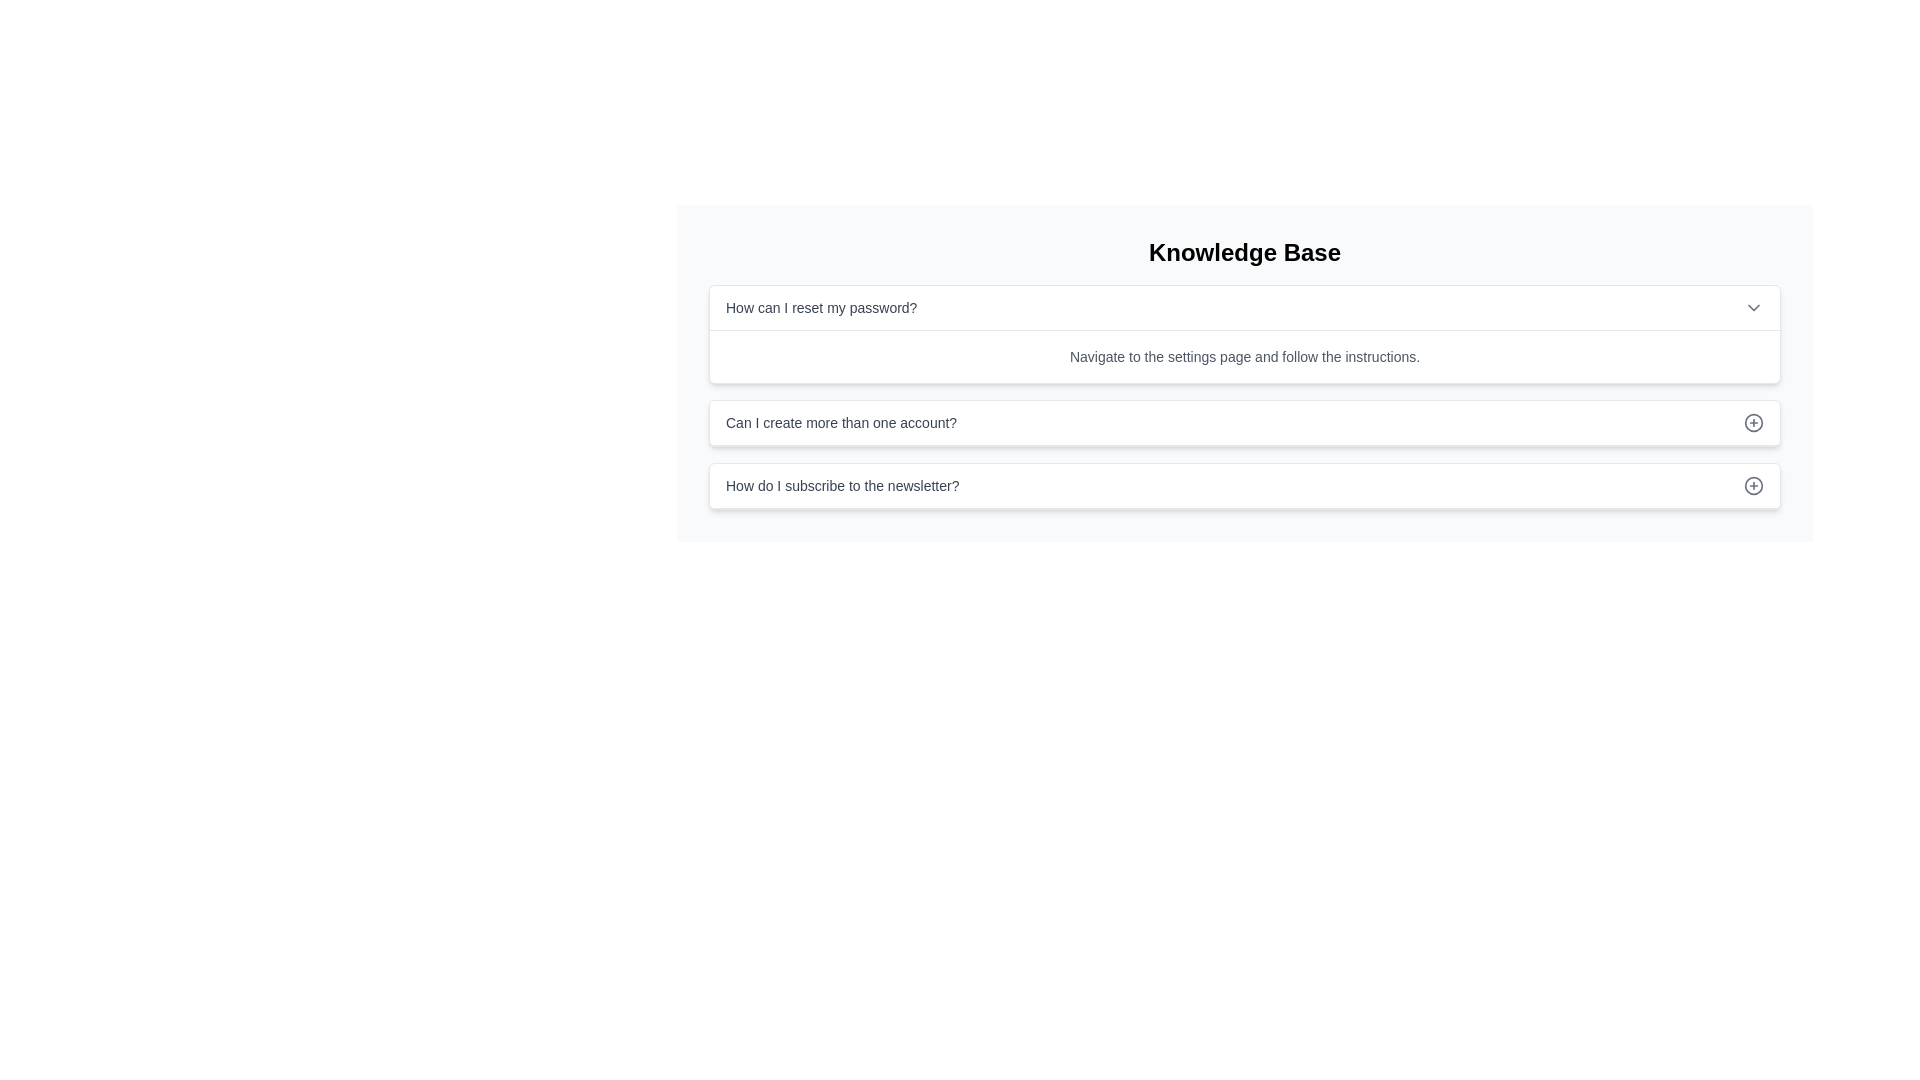 The width and height of the screenshot is (1920, 1080). Describe the element at coordinates (1752, 422) in the screenshot. I see `the circular ring component of the SVG icon located to the right of the list item titled 'Can I create more than one account?'` at that location.